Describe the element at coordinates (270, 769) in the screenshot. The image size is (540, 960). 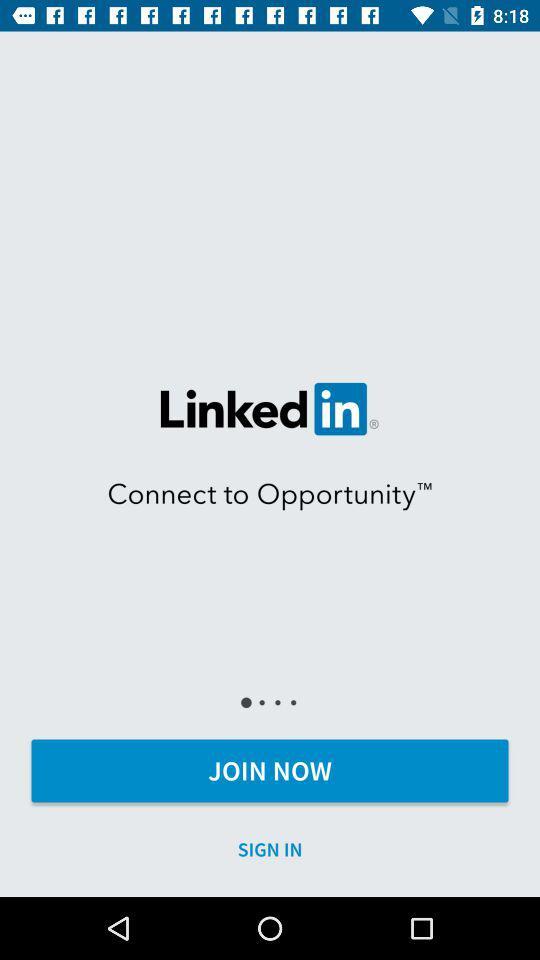
I see `join now item` at that location.